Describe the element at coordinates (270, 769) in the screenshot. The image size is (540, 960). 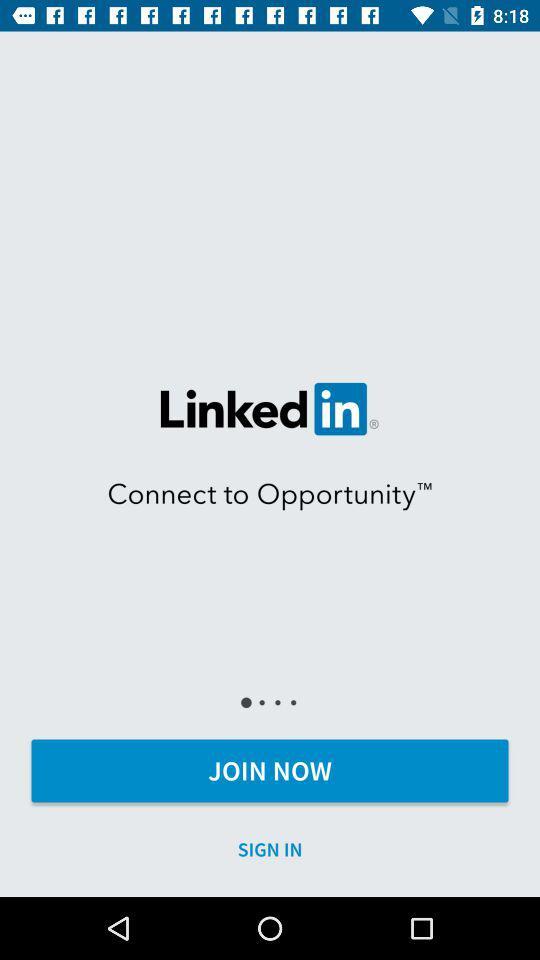
I see `join now item` at that location.